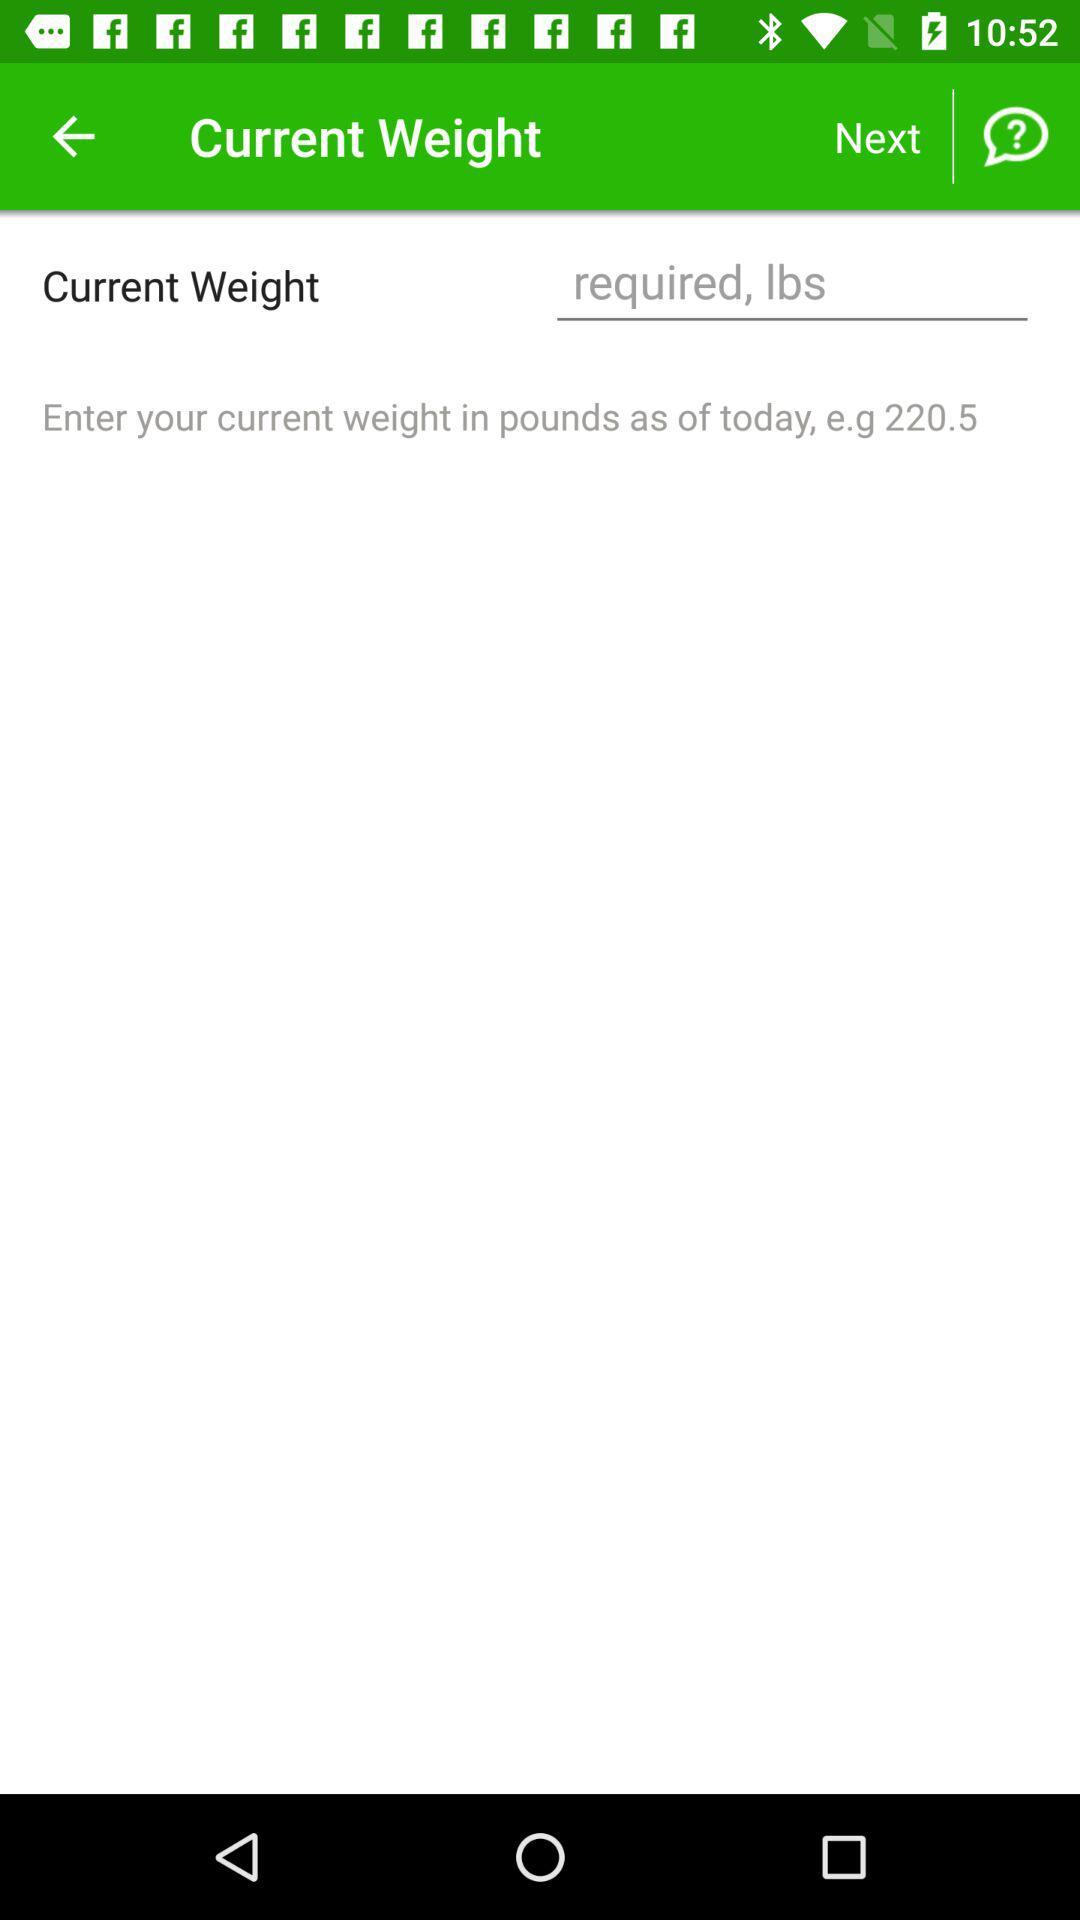 The height and width of the screenshot is (1920, 1080). What do you see at coordinates (791, 283) in the screenshot?
I see `icon next to the current weight` at bounding box center [791, 283].